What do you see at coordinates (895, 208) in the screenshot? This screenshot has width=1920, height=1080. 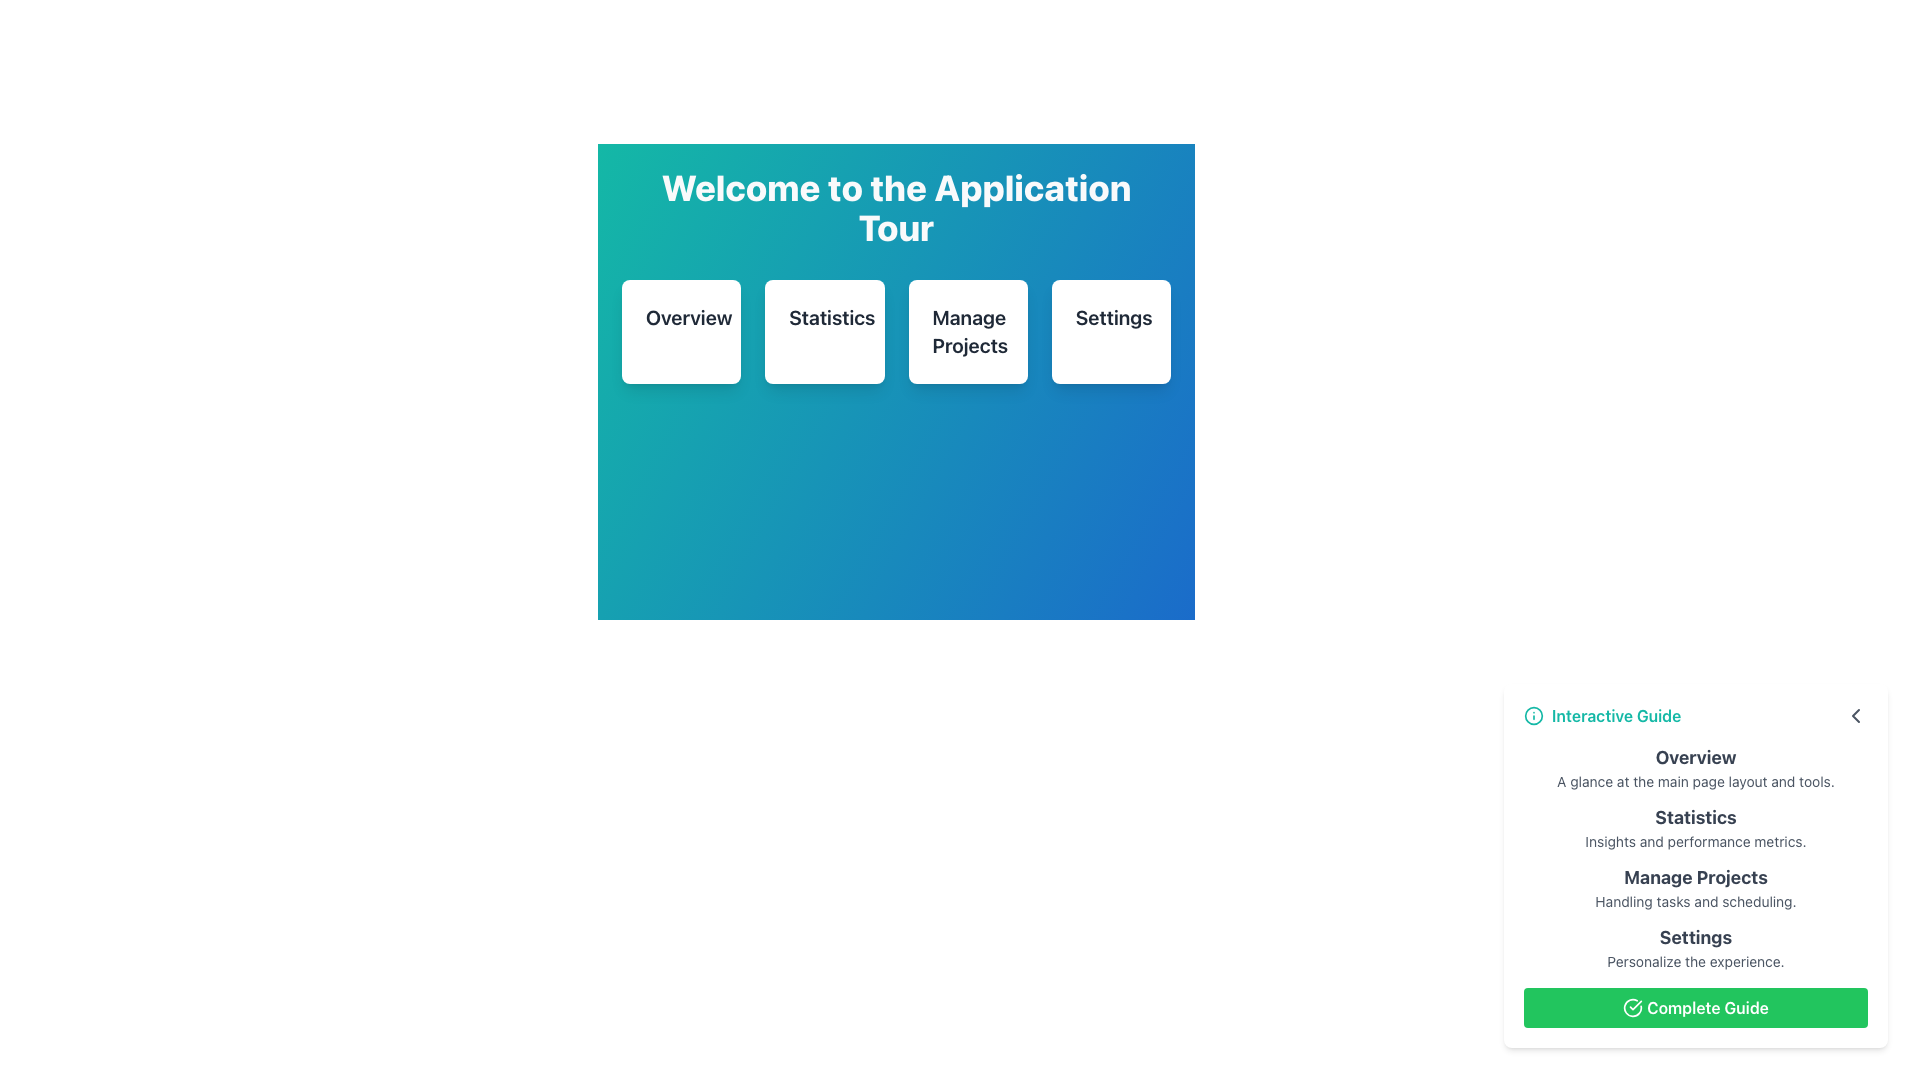 I see `the header text label 'Welcome to the Application Tour', which is displayed in large, bold, white text and is centered on a gradient background transitioning from teal to blue` at bounding box center [895, 208].